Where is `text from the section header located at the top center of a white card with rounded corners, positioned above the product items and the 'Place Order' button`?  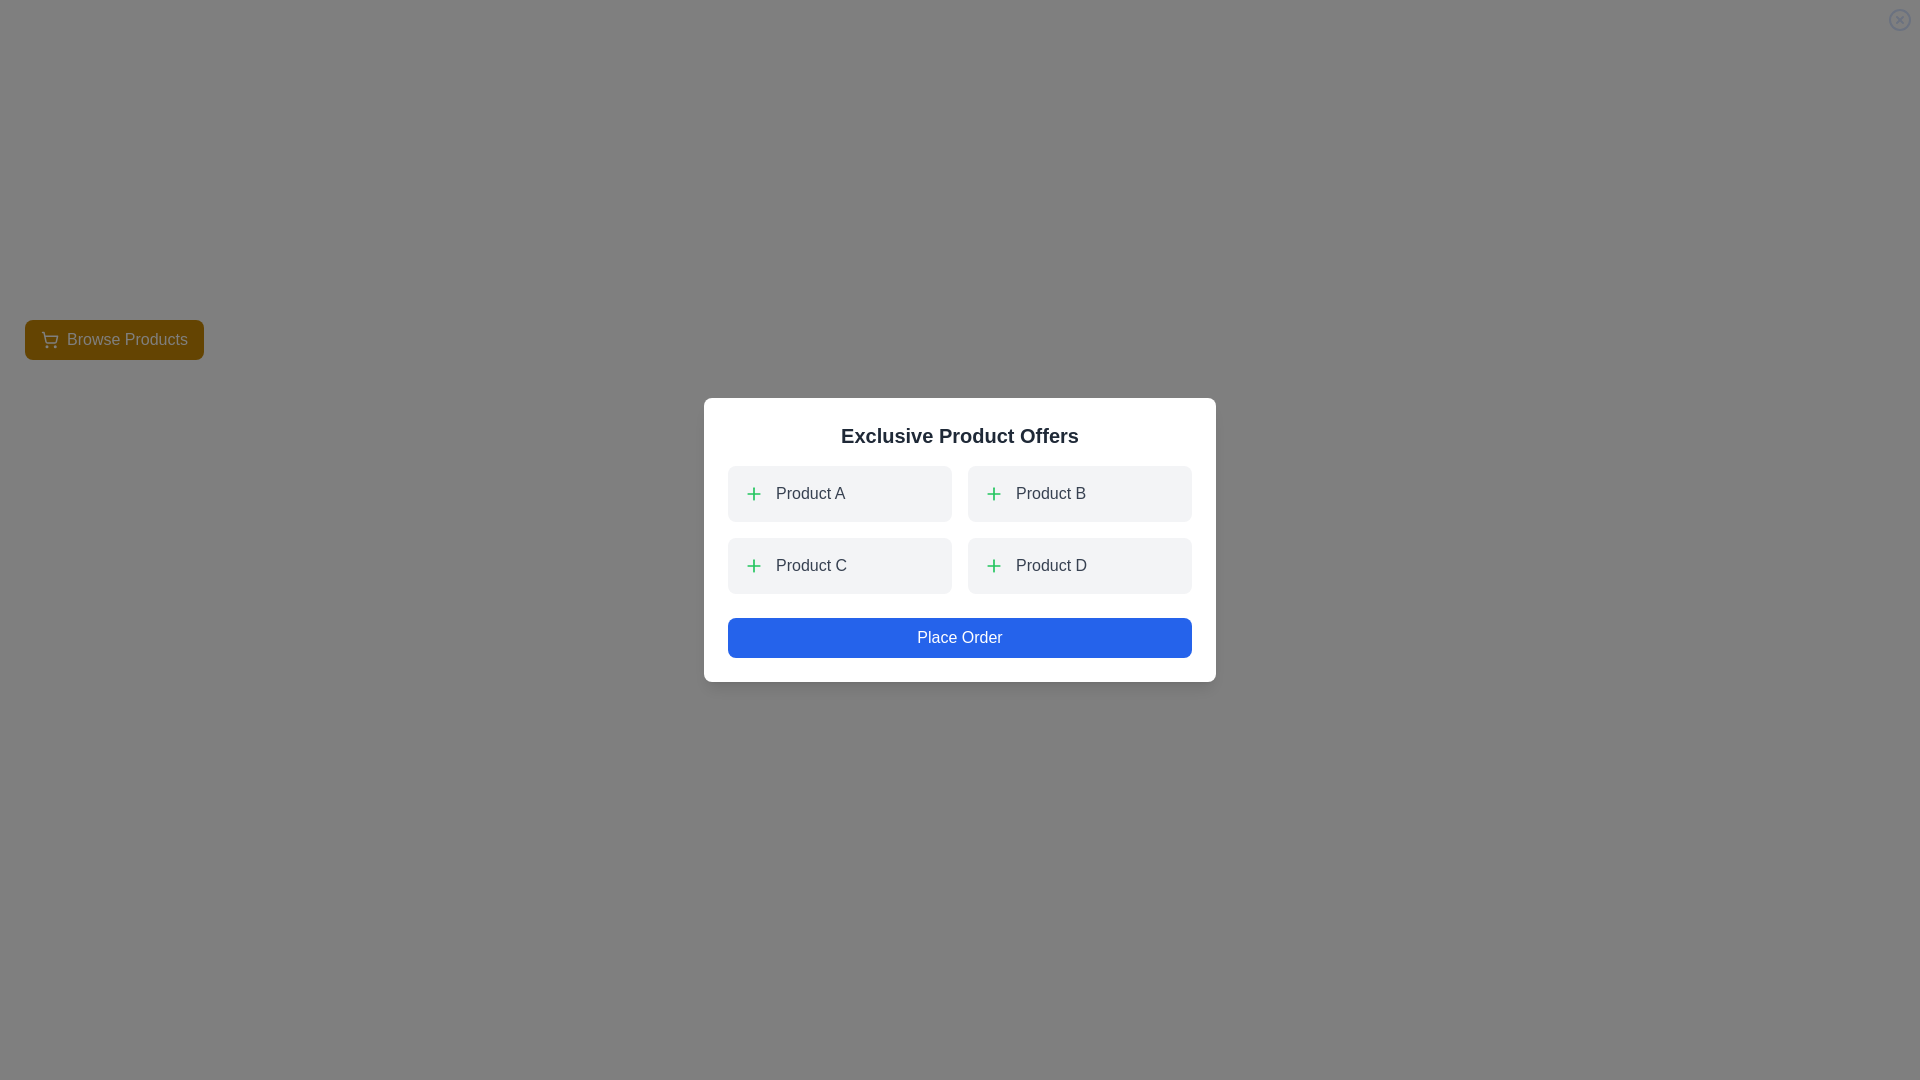
text from the section header located at the top center of a white card with rounded corners, positioned above the product items and the 'Place Order' button is located at coordinates (960, 434).